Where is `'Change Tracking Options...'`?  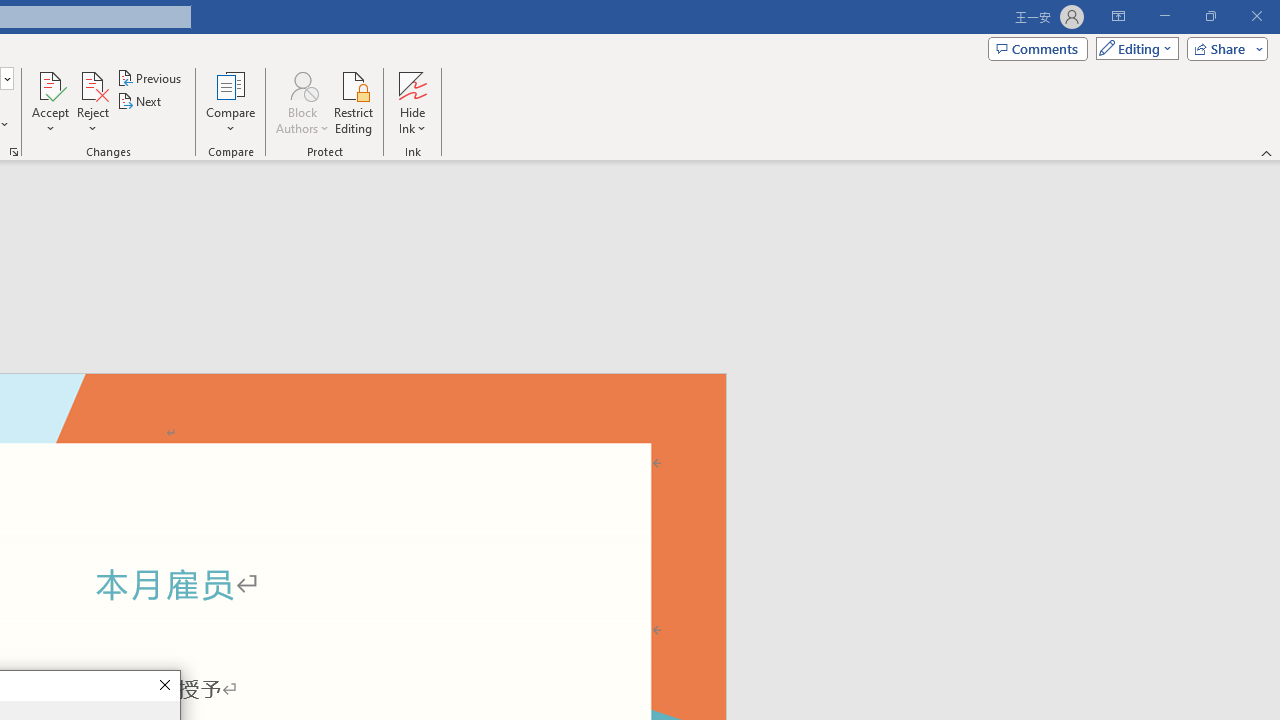 'Change Tracking Options...' is located at coordinates (14, 150).